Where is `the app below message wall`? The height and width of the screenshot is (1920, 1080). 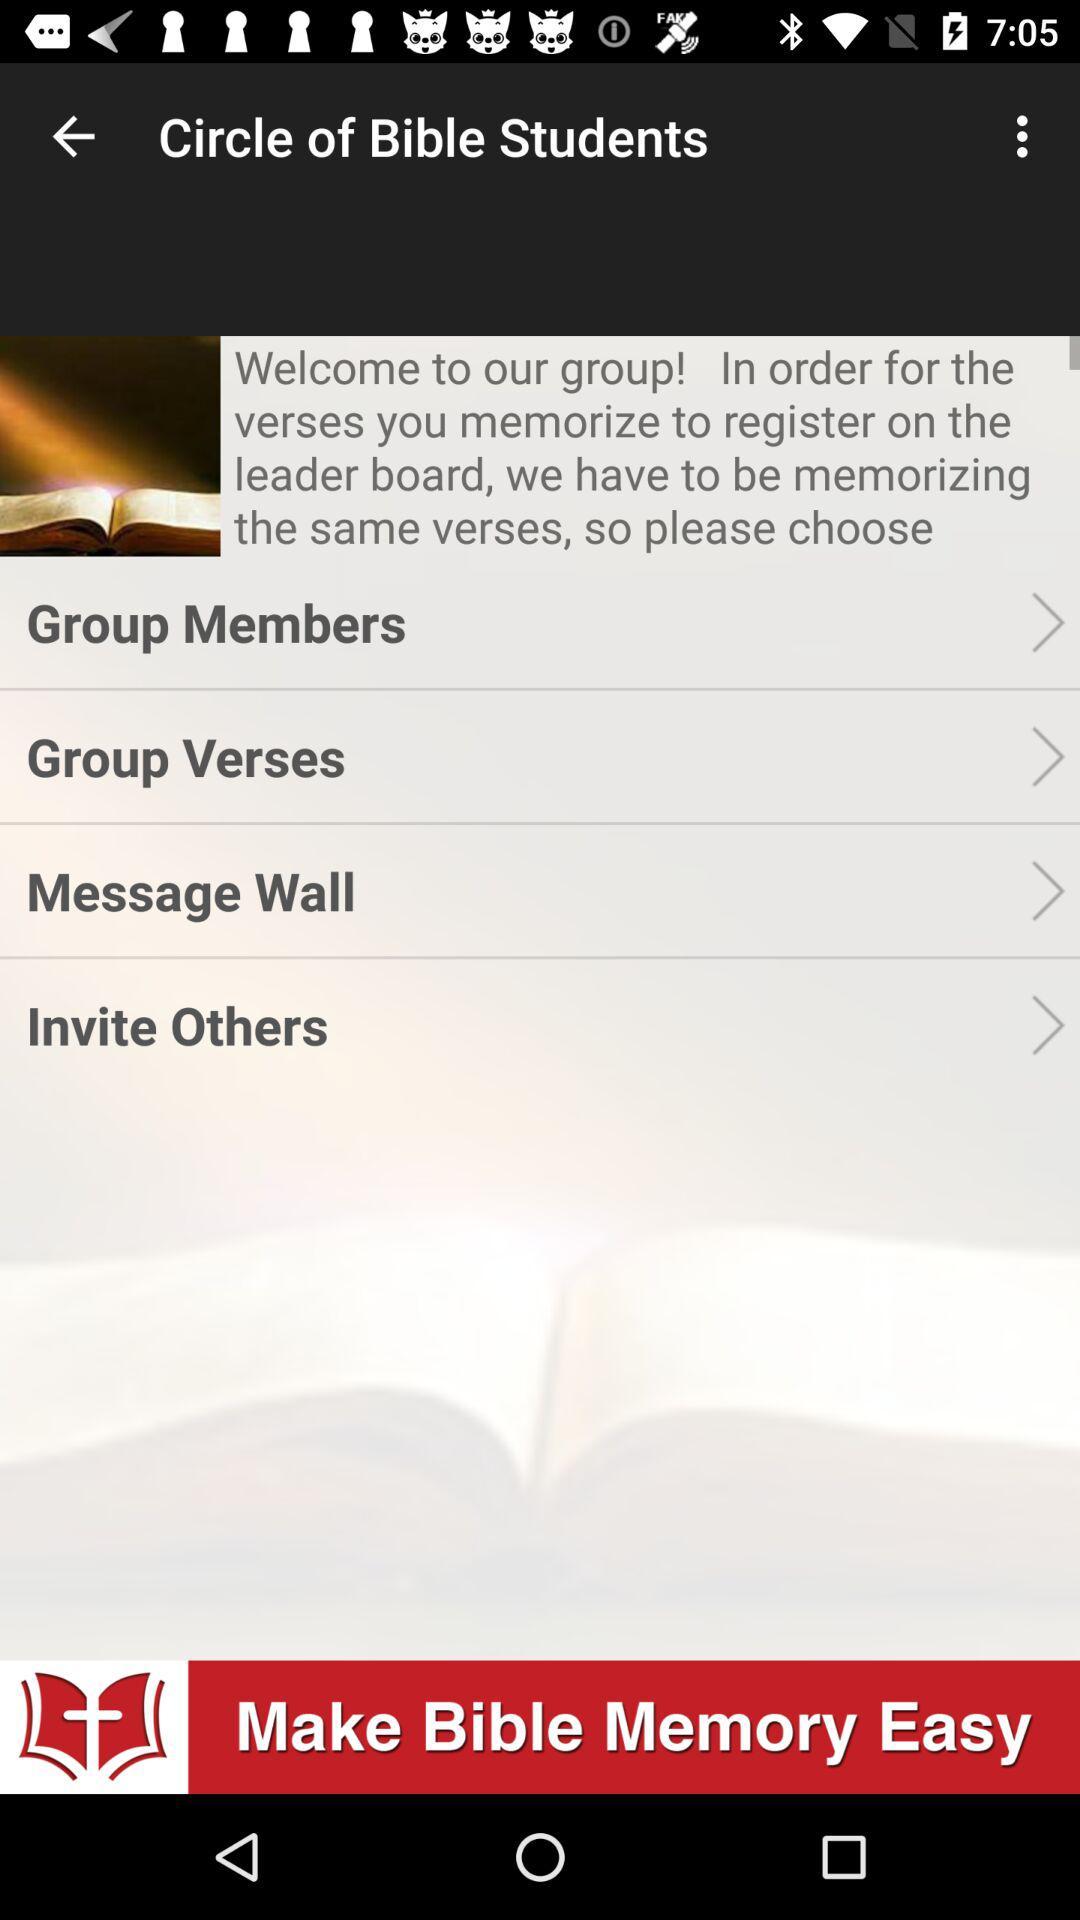 the app below message wall is located at coordinates (527, 1024).